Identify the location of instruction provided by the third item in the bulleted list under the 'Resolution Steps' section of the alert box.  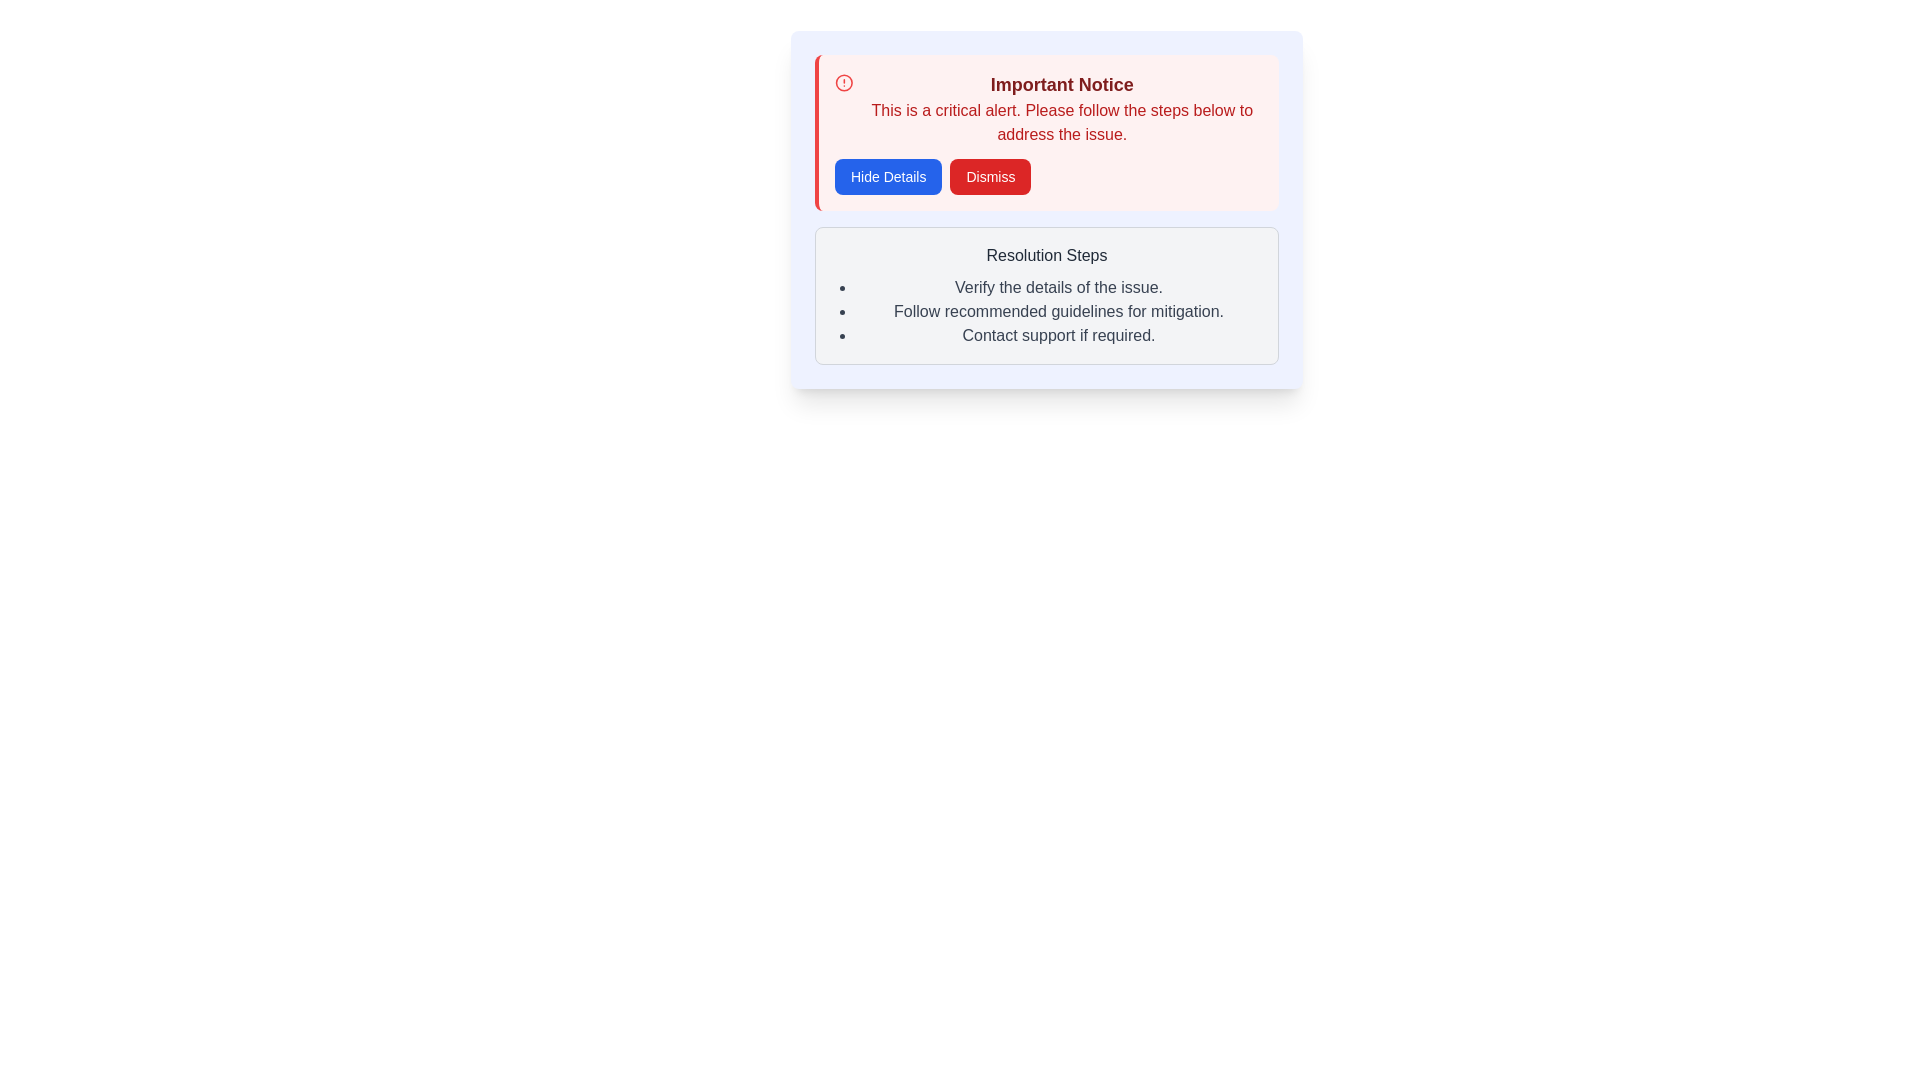
(1058, 334).